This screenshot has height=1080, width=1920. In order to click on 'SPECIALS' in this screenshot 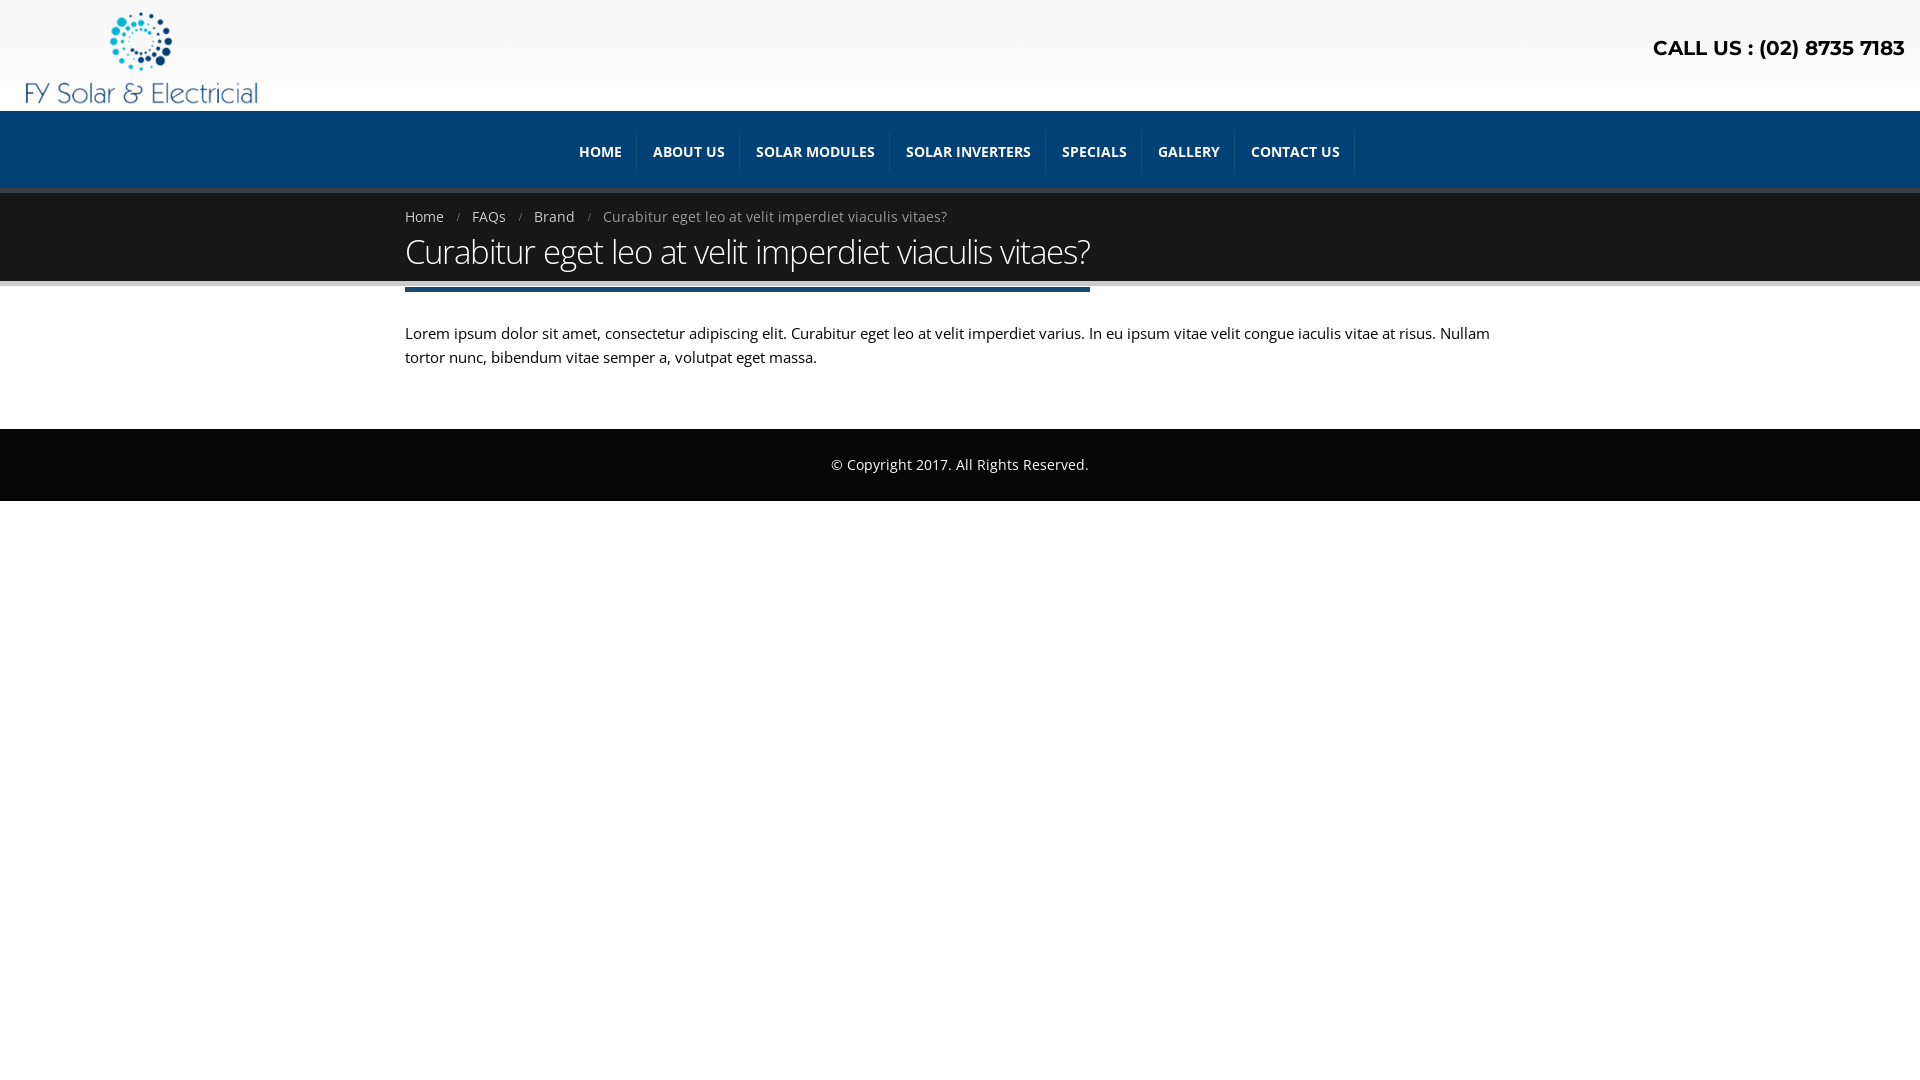, I will do `click(1046, 150)`.